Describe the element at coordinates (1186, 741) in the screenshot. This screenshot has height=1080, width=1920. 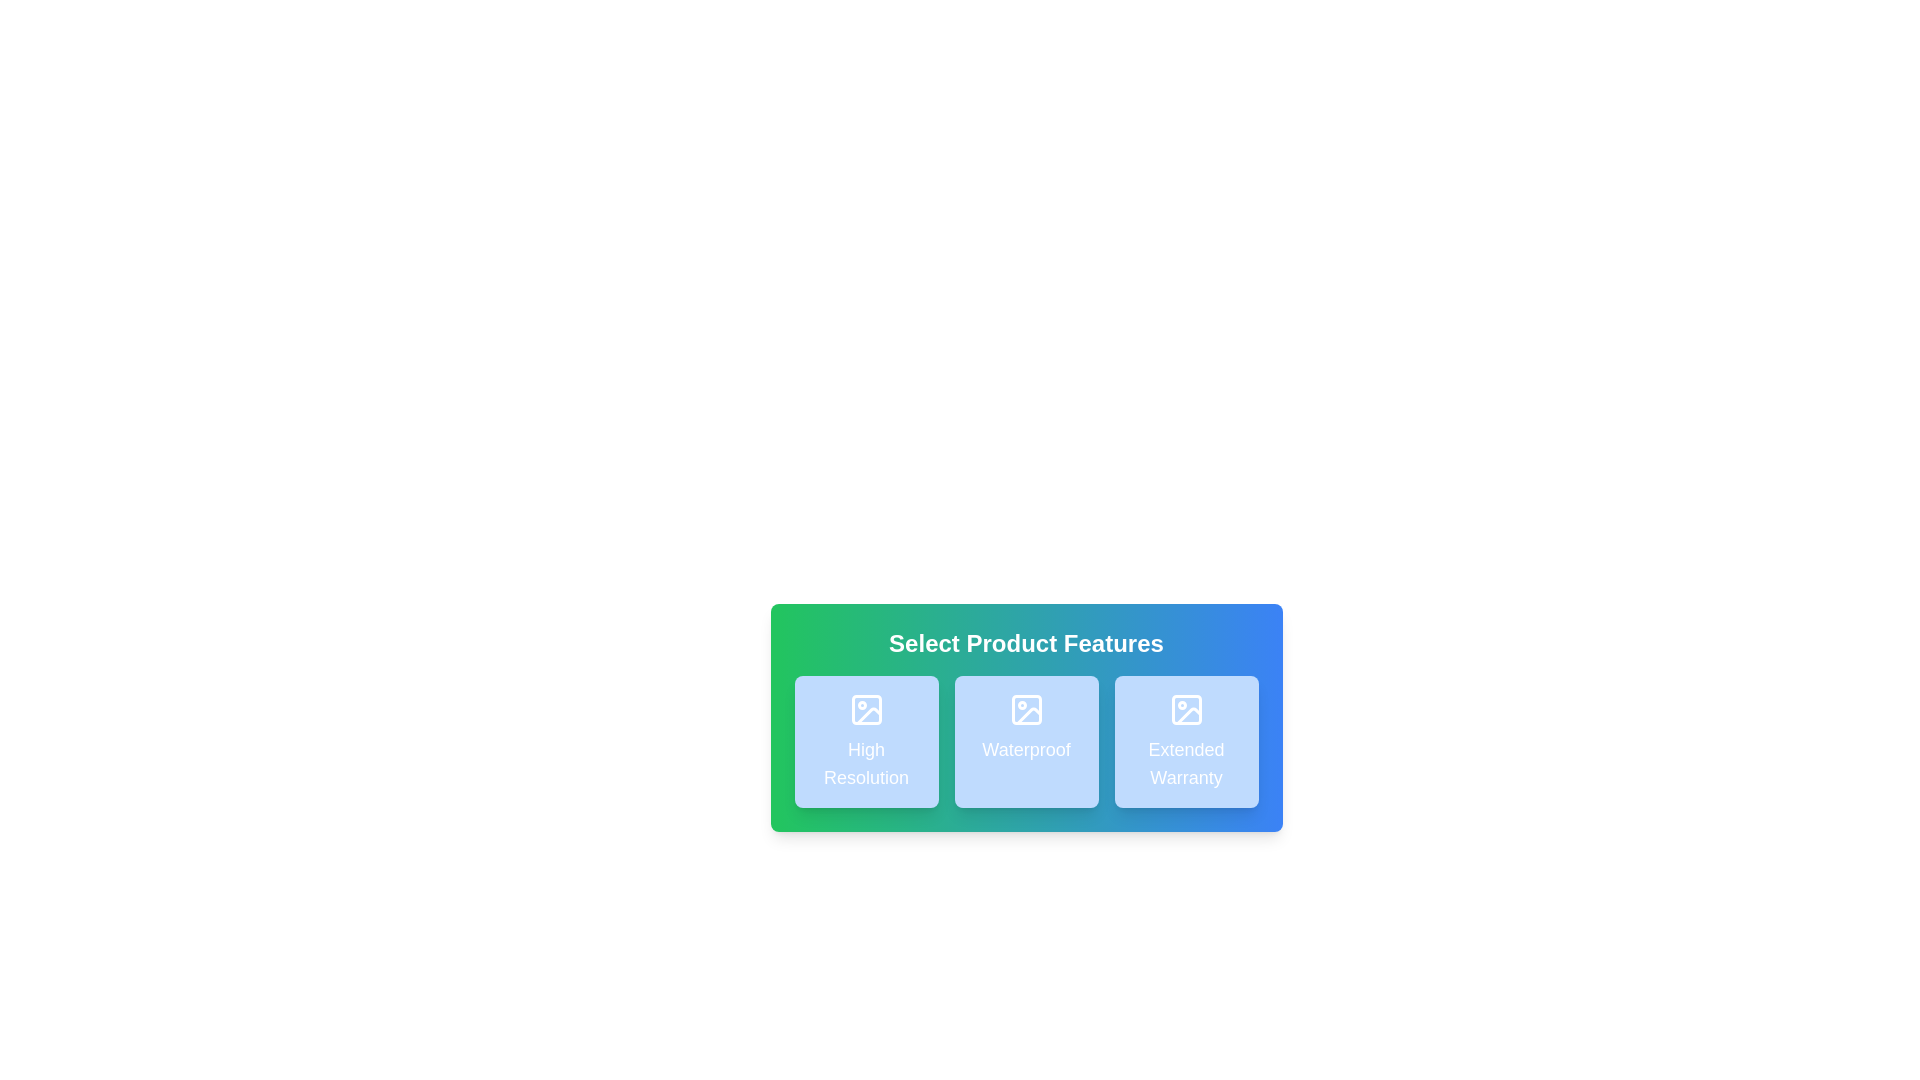
I see `the feature card labeled Extended Warranty` at that location.